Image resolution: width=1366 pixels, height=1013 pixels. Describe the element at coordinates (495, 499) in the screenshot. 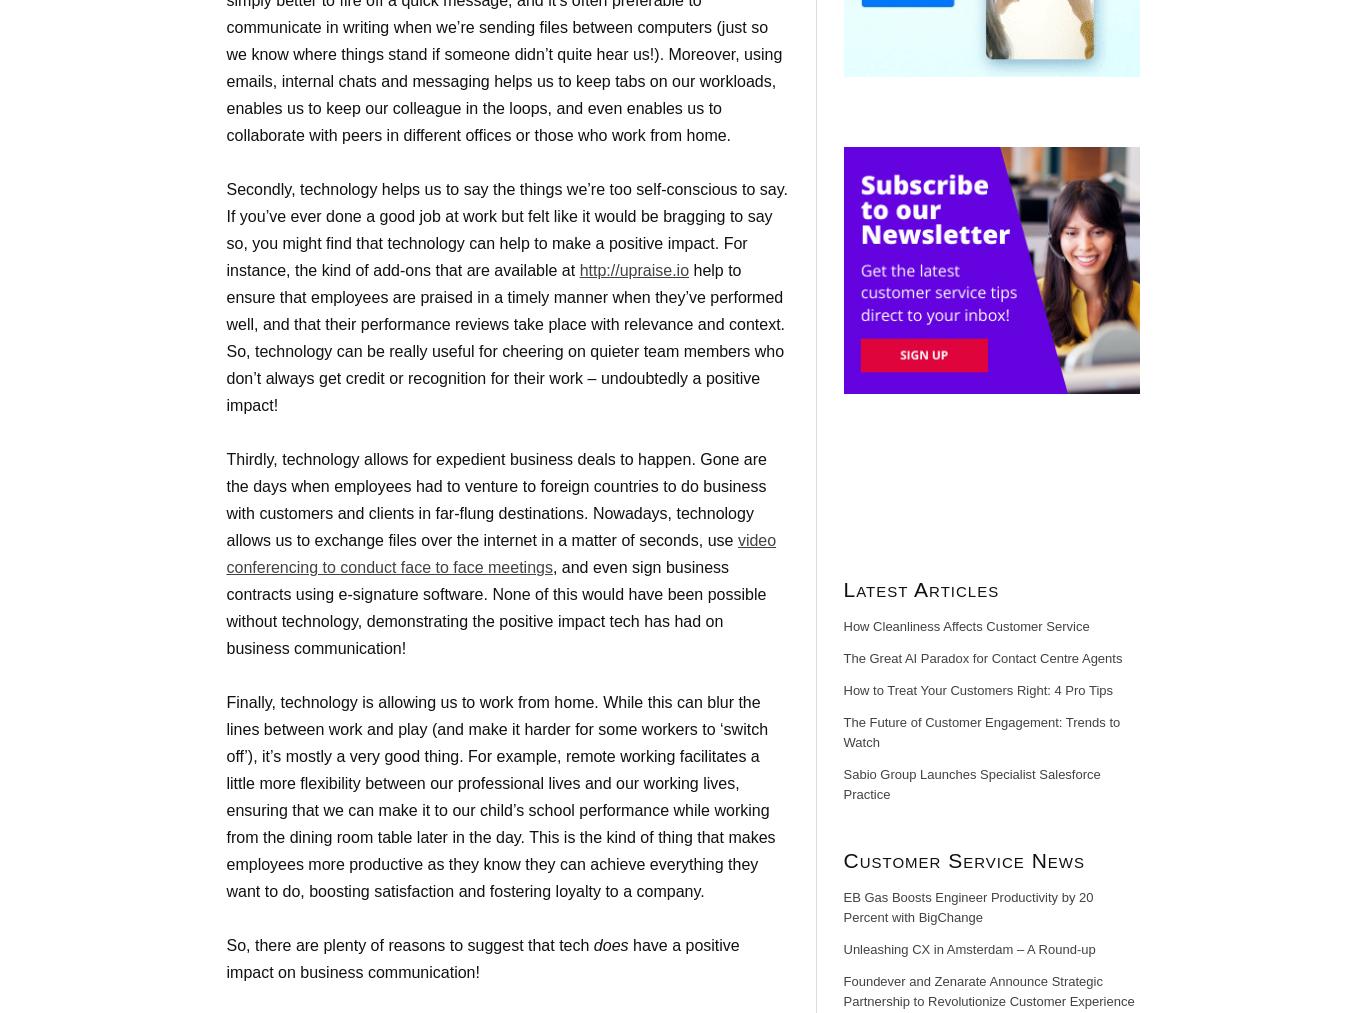

I see `'Thirdly, technology allows for expedient business deals to happen. Gone are the days when employees had to venture to foreign countries to do business with customers and clients in far-flung destinations. Nowadays, technology allows us to exchange files over the internet in a matter of seconds, use'` at that location.